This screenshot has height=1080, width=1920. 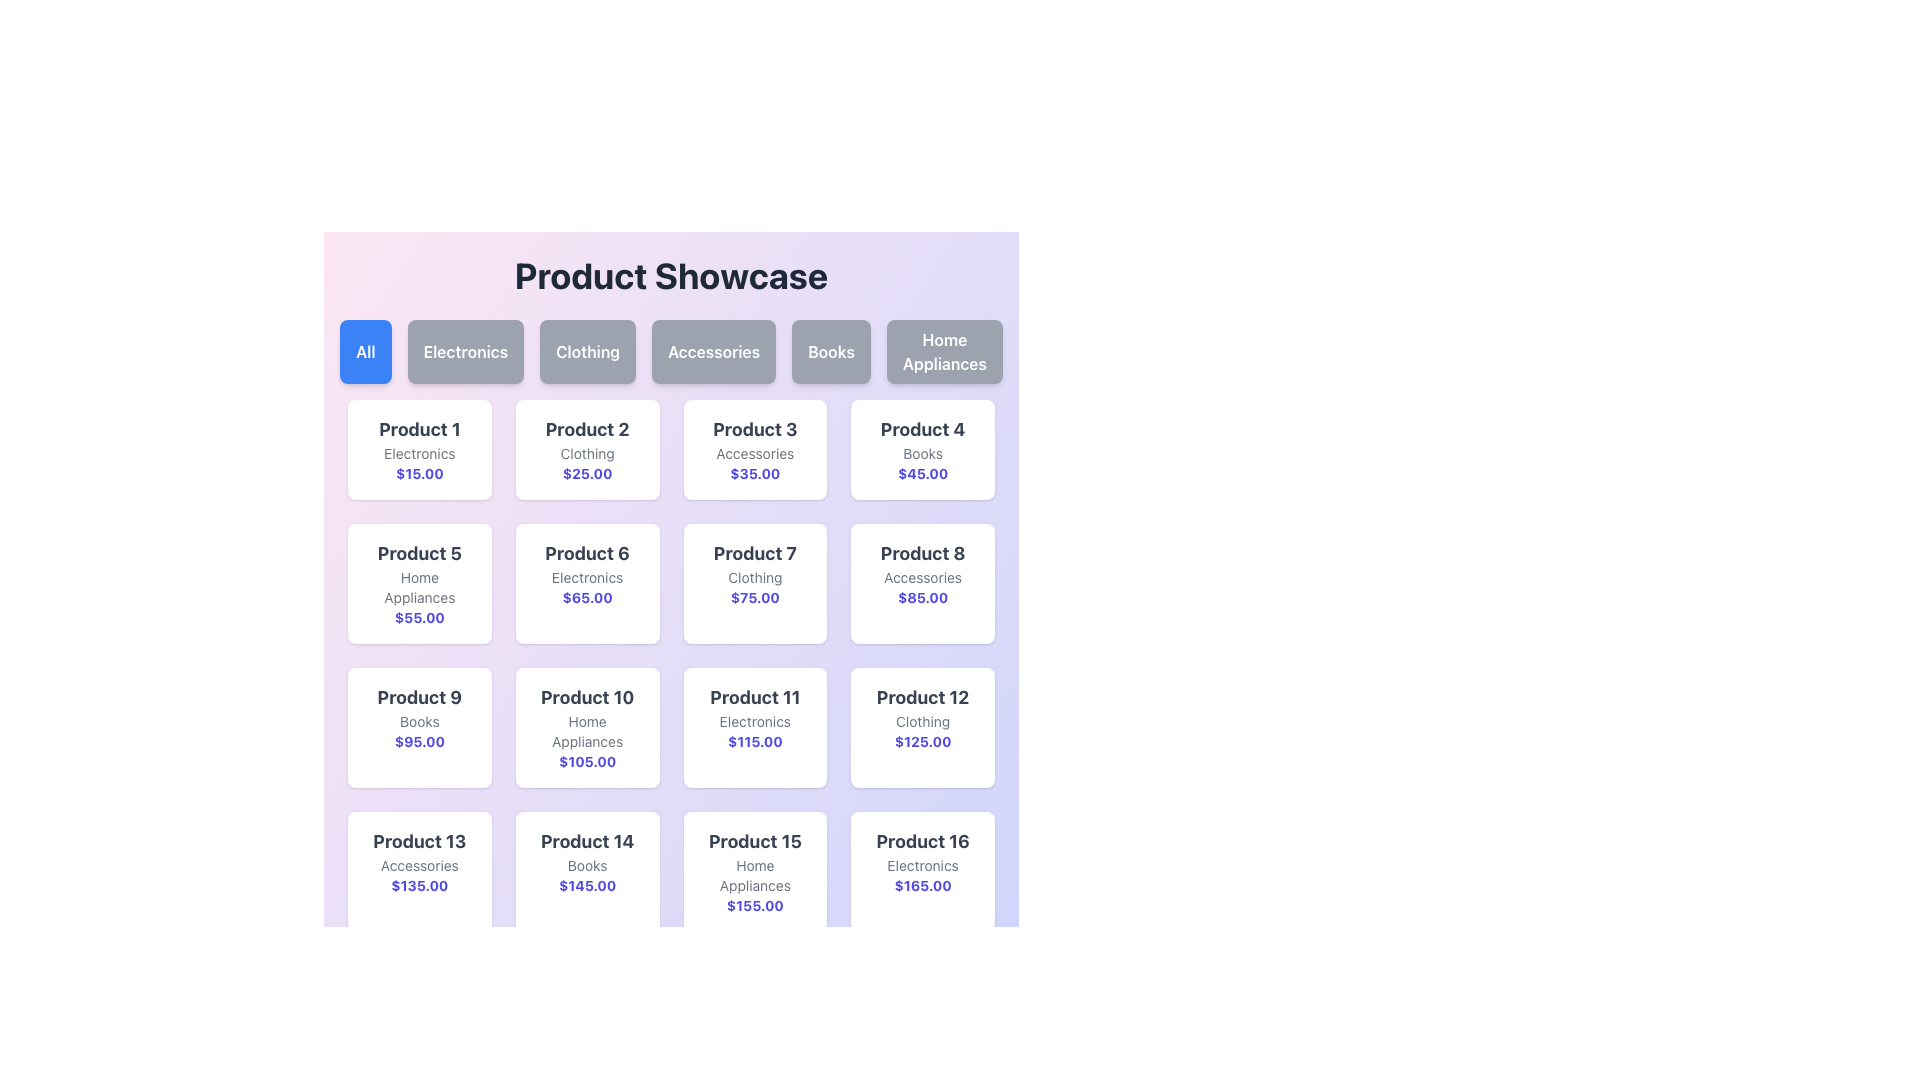 What do you see at coordinates (754, 697) in the screenshot?
I see `text of the product identifier located in the second row and third column, specifically the text 'Product 11' above the 'Electronics' and '$115.00' labels` at bounding box center [754, 697].